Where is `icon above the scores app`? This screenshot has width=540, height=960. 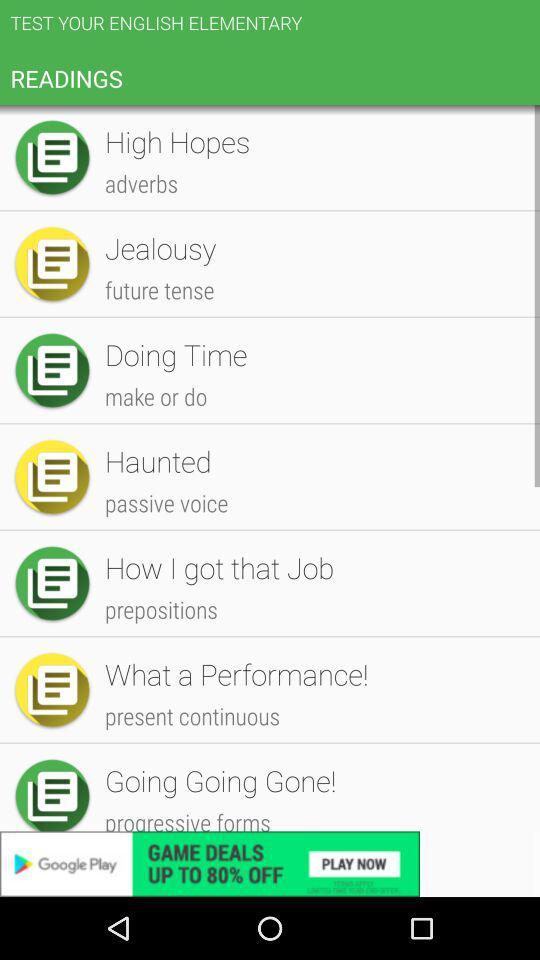 icon above the scores app is located at coordinates (312, 384).